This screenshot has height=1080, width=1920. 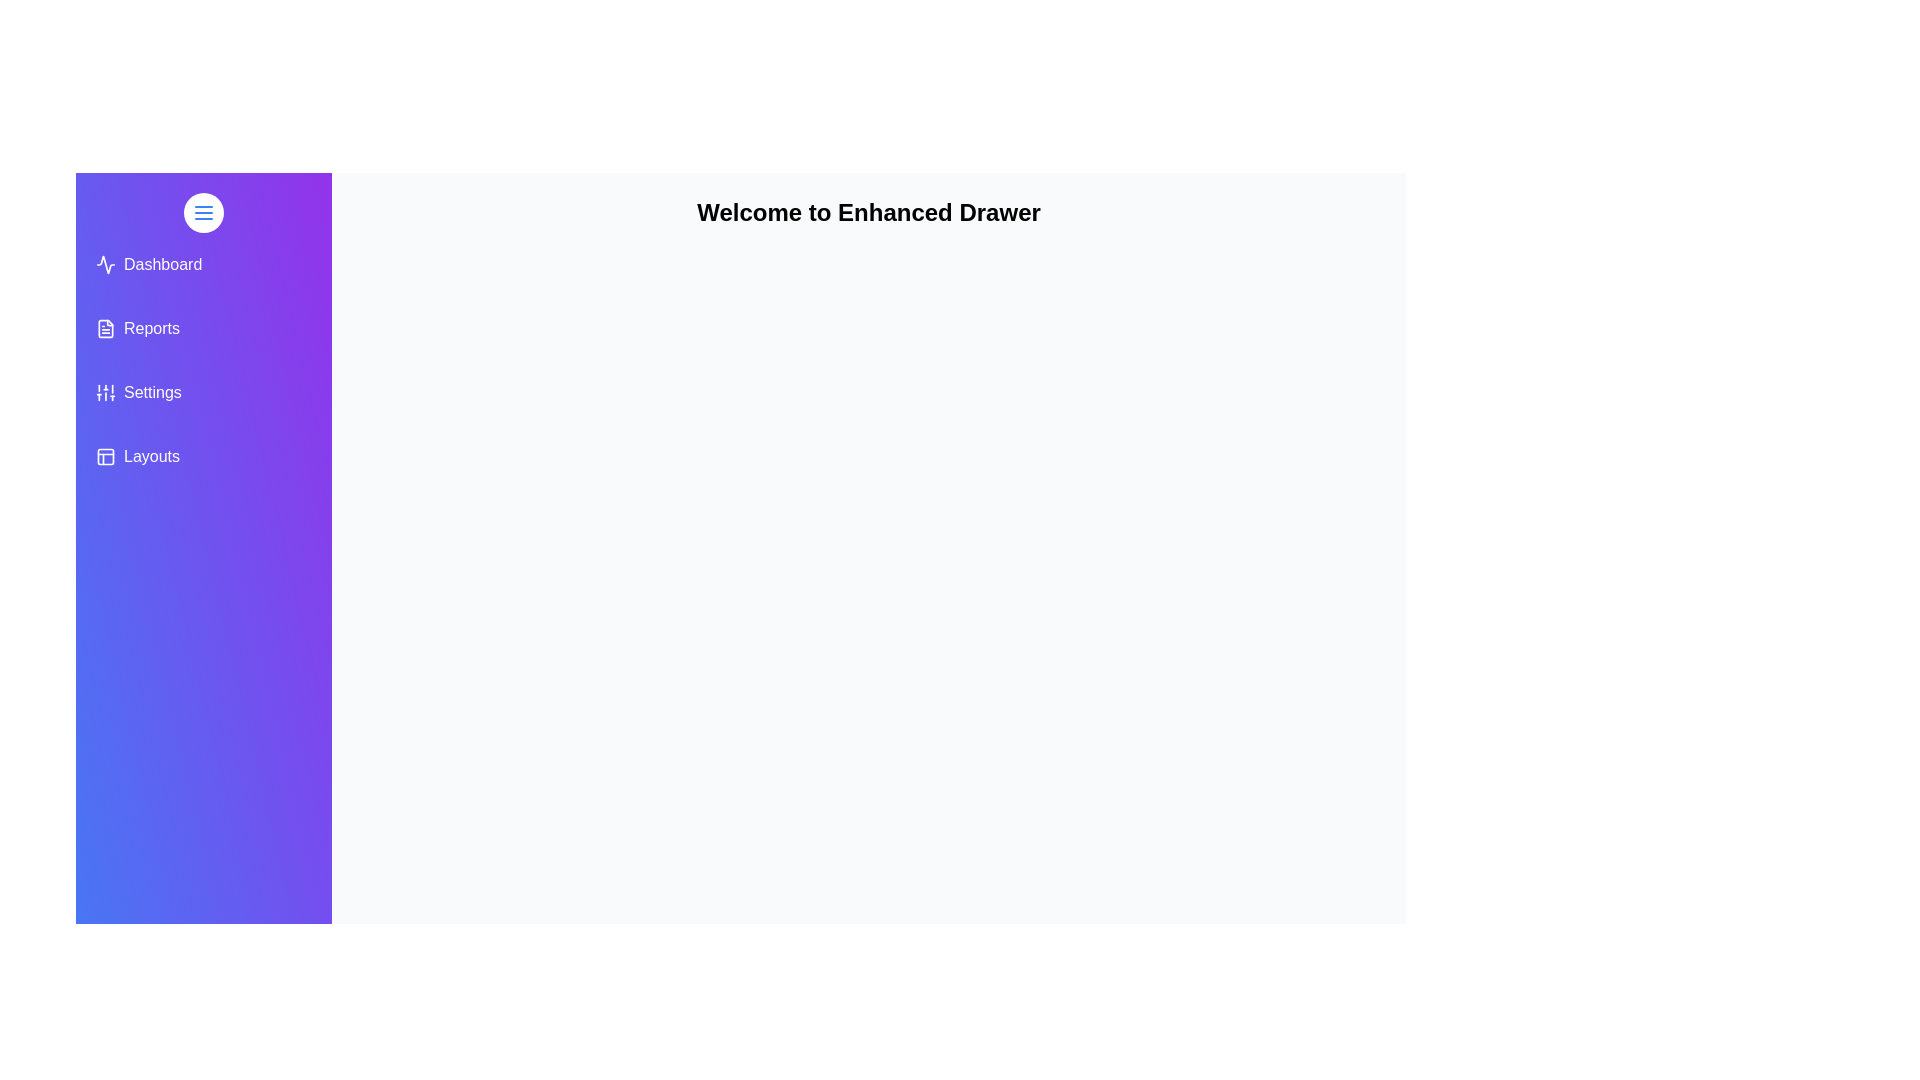 I want to click on toggle button to toggle the drawer open or closed, so click(x=203, y=212).